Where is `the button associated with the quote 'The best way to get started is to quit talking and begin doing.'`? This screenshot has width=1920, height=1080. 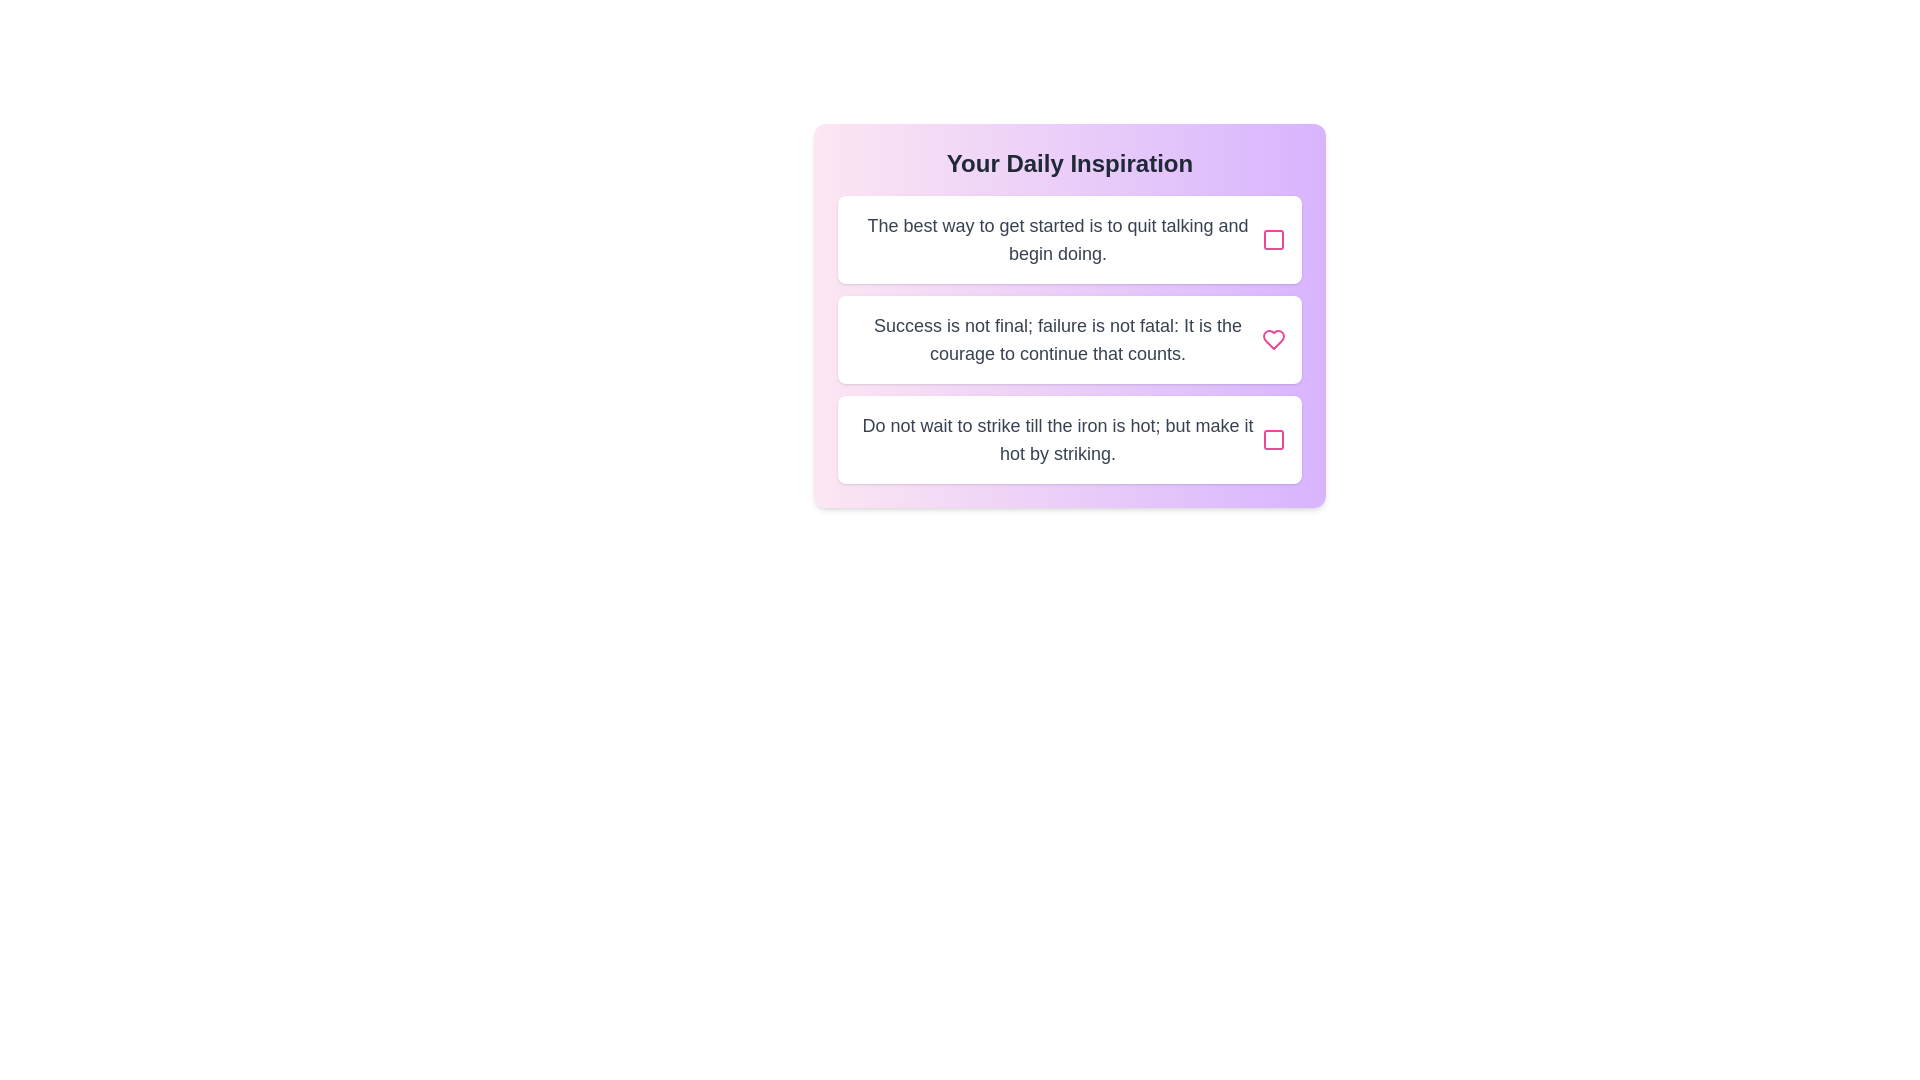 the button associated with the quote 'The best way to get started is to quit talking and begin doing.' is located at coordinates (1272, 238).